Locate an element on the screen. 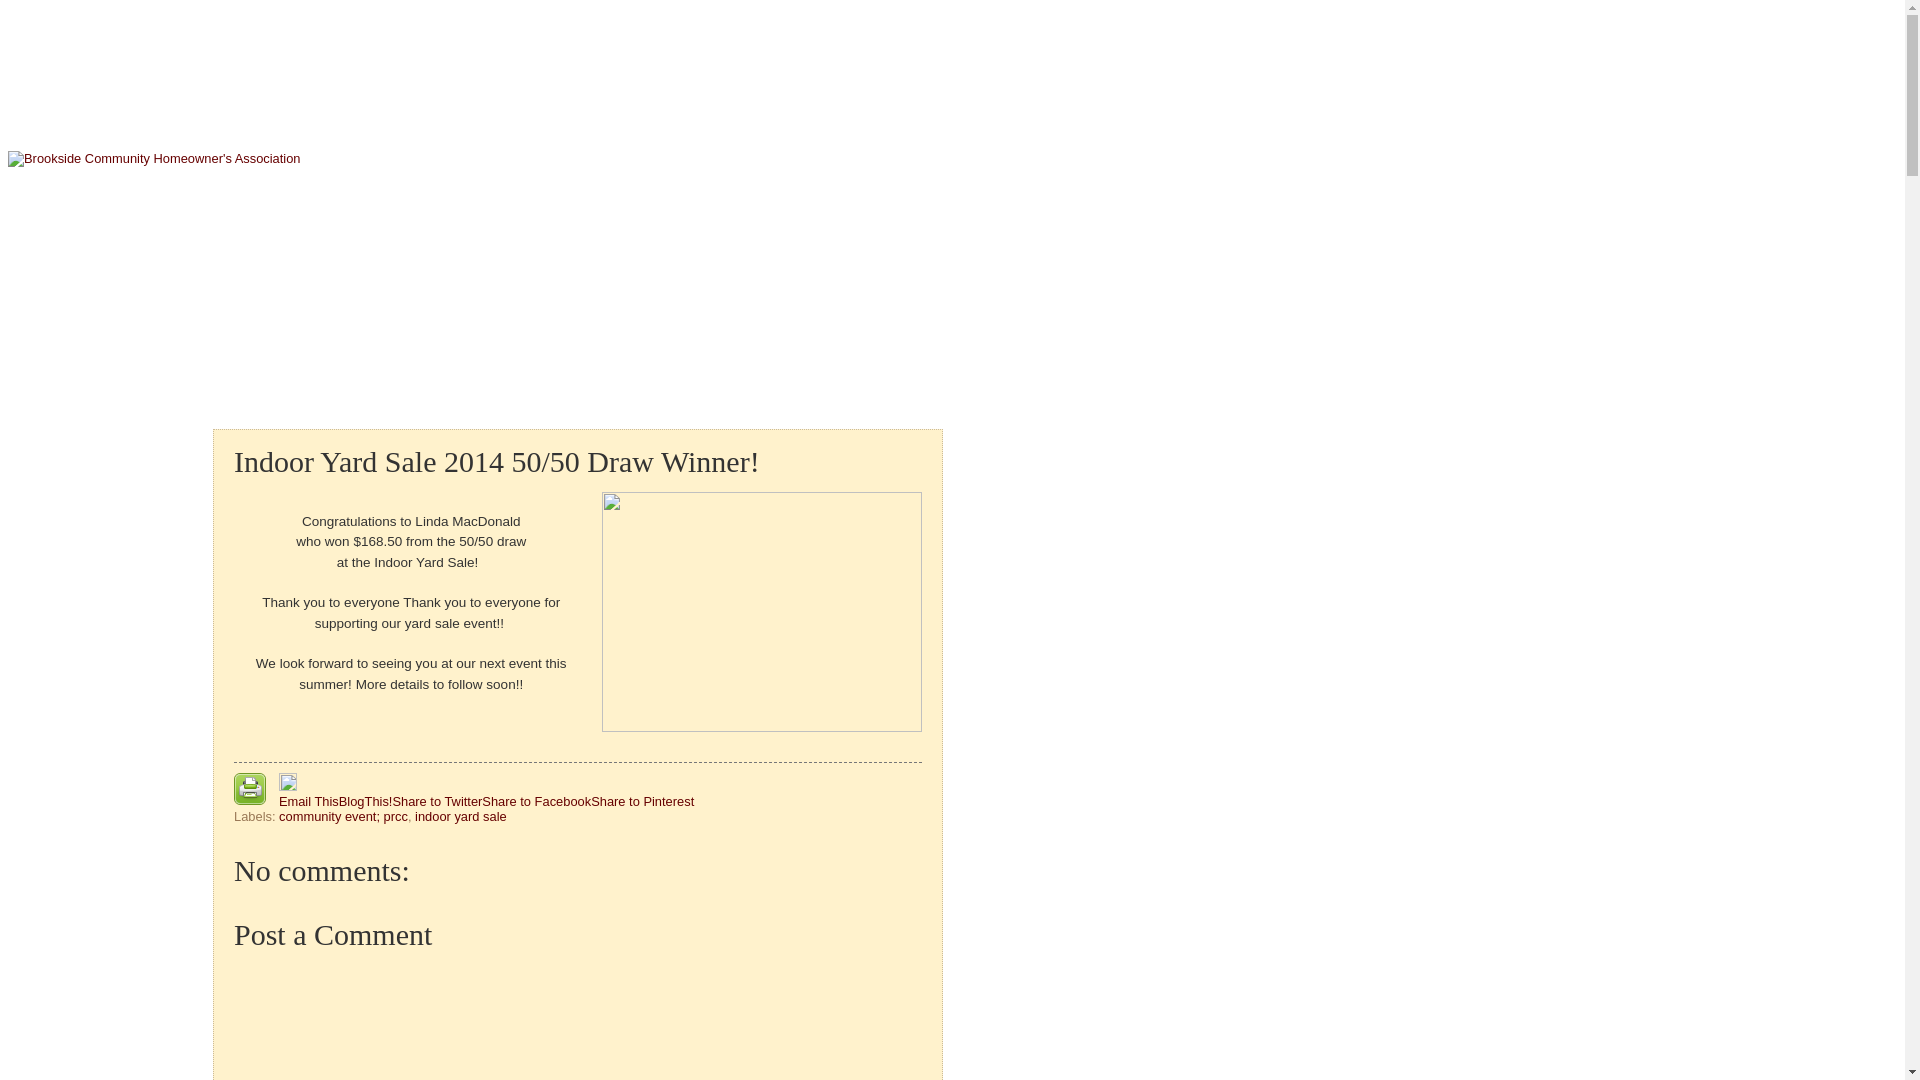 This screenshot has height=1080, width=1920. 'indoor yard sale' is located at coordinates (459, 816).